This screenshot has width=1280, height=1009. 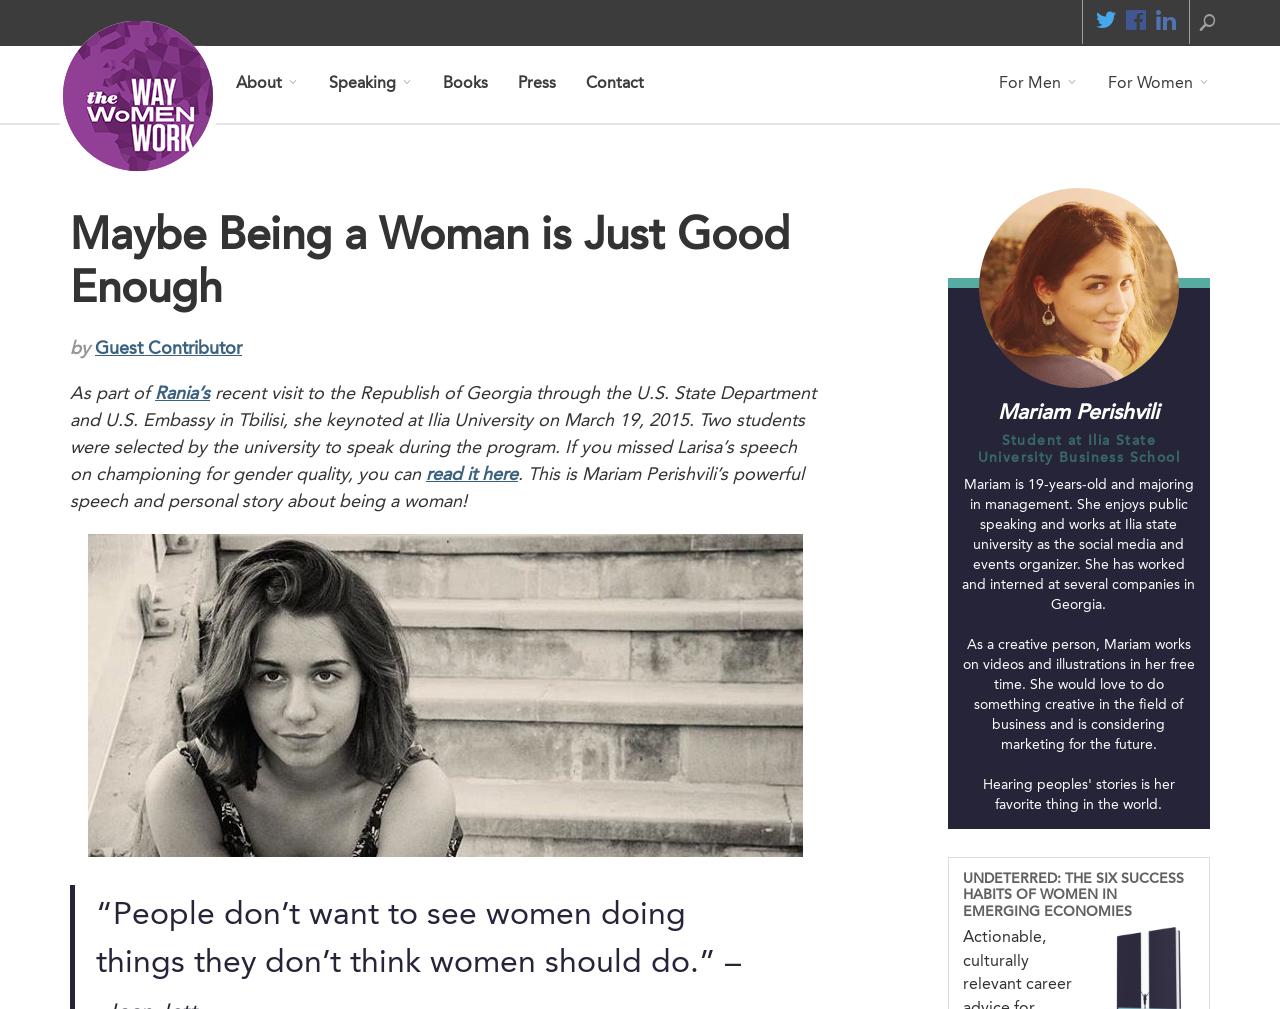 I want to click on 'Hearing peoples' stories is her favorite thing in the world.', so click(x=1077, y=793).